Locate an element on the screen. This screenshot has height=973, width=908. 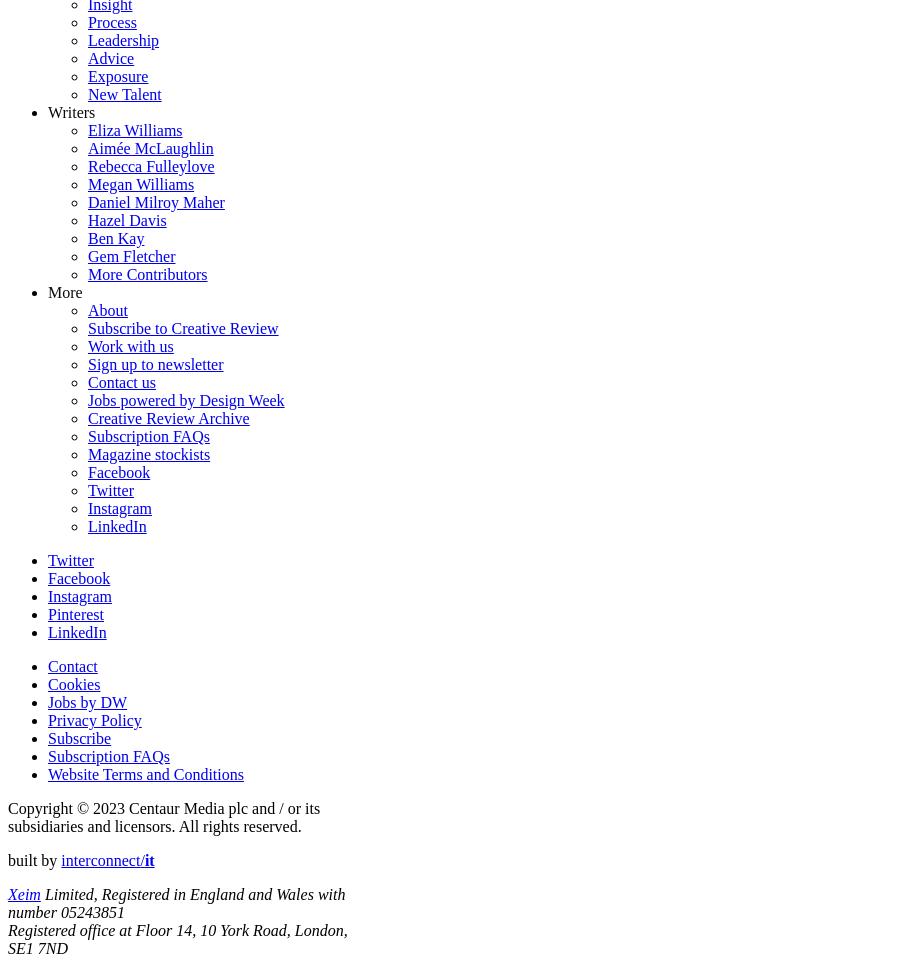
'Copyright © 2023 Centaur Media plc and / or its subsidiaries and licensors. All rights reserved.' is located at coordinates (6, 815).